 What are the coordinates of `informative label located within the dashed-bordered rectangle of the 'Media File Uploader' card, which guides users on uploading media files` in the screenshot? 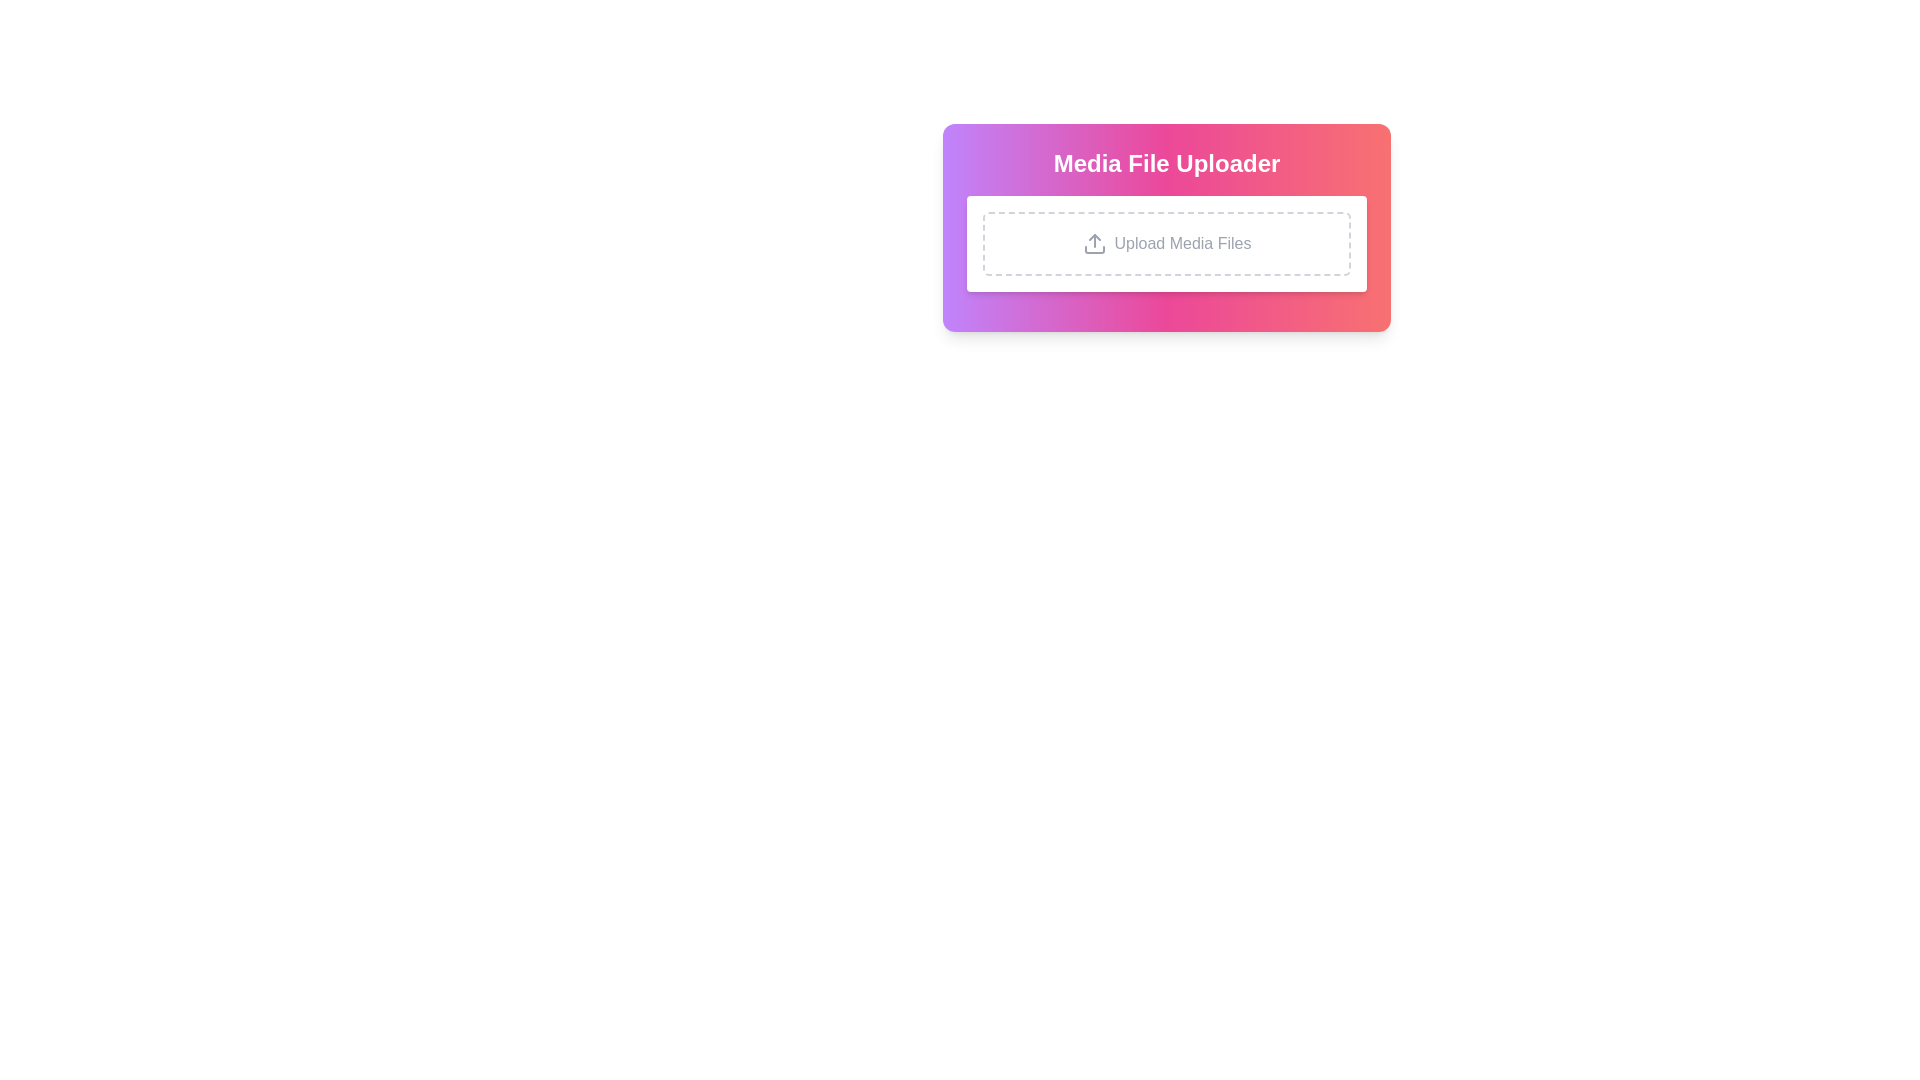 It's located at (1182, 242).